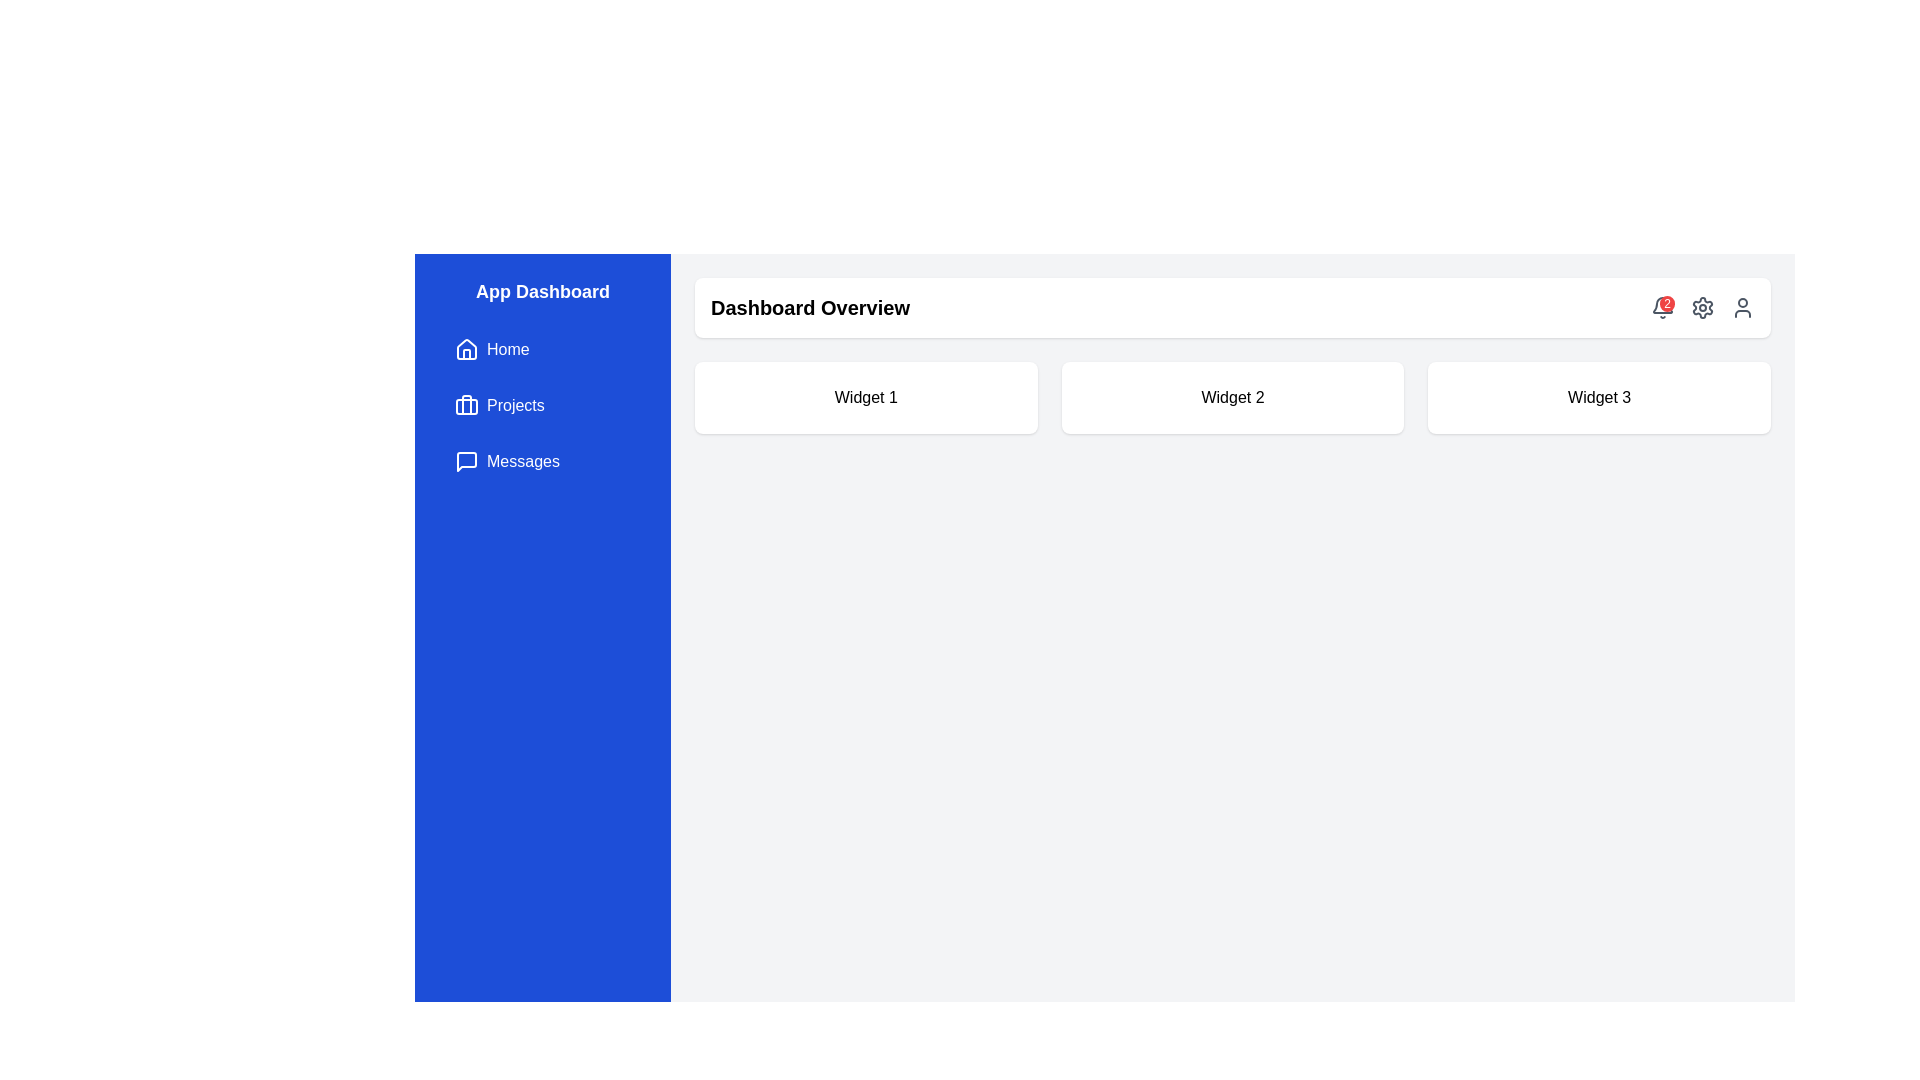 This screenshot has height=1080, width=1920. I want to click on the button labeled 'Projects' with a briefcase icon, located in the left sidebar below the 'Home' button and above the 'Messages' button, to trigger the background color change, so click(499, 405).